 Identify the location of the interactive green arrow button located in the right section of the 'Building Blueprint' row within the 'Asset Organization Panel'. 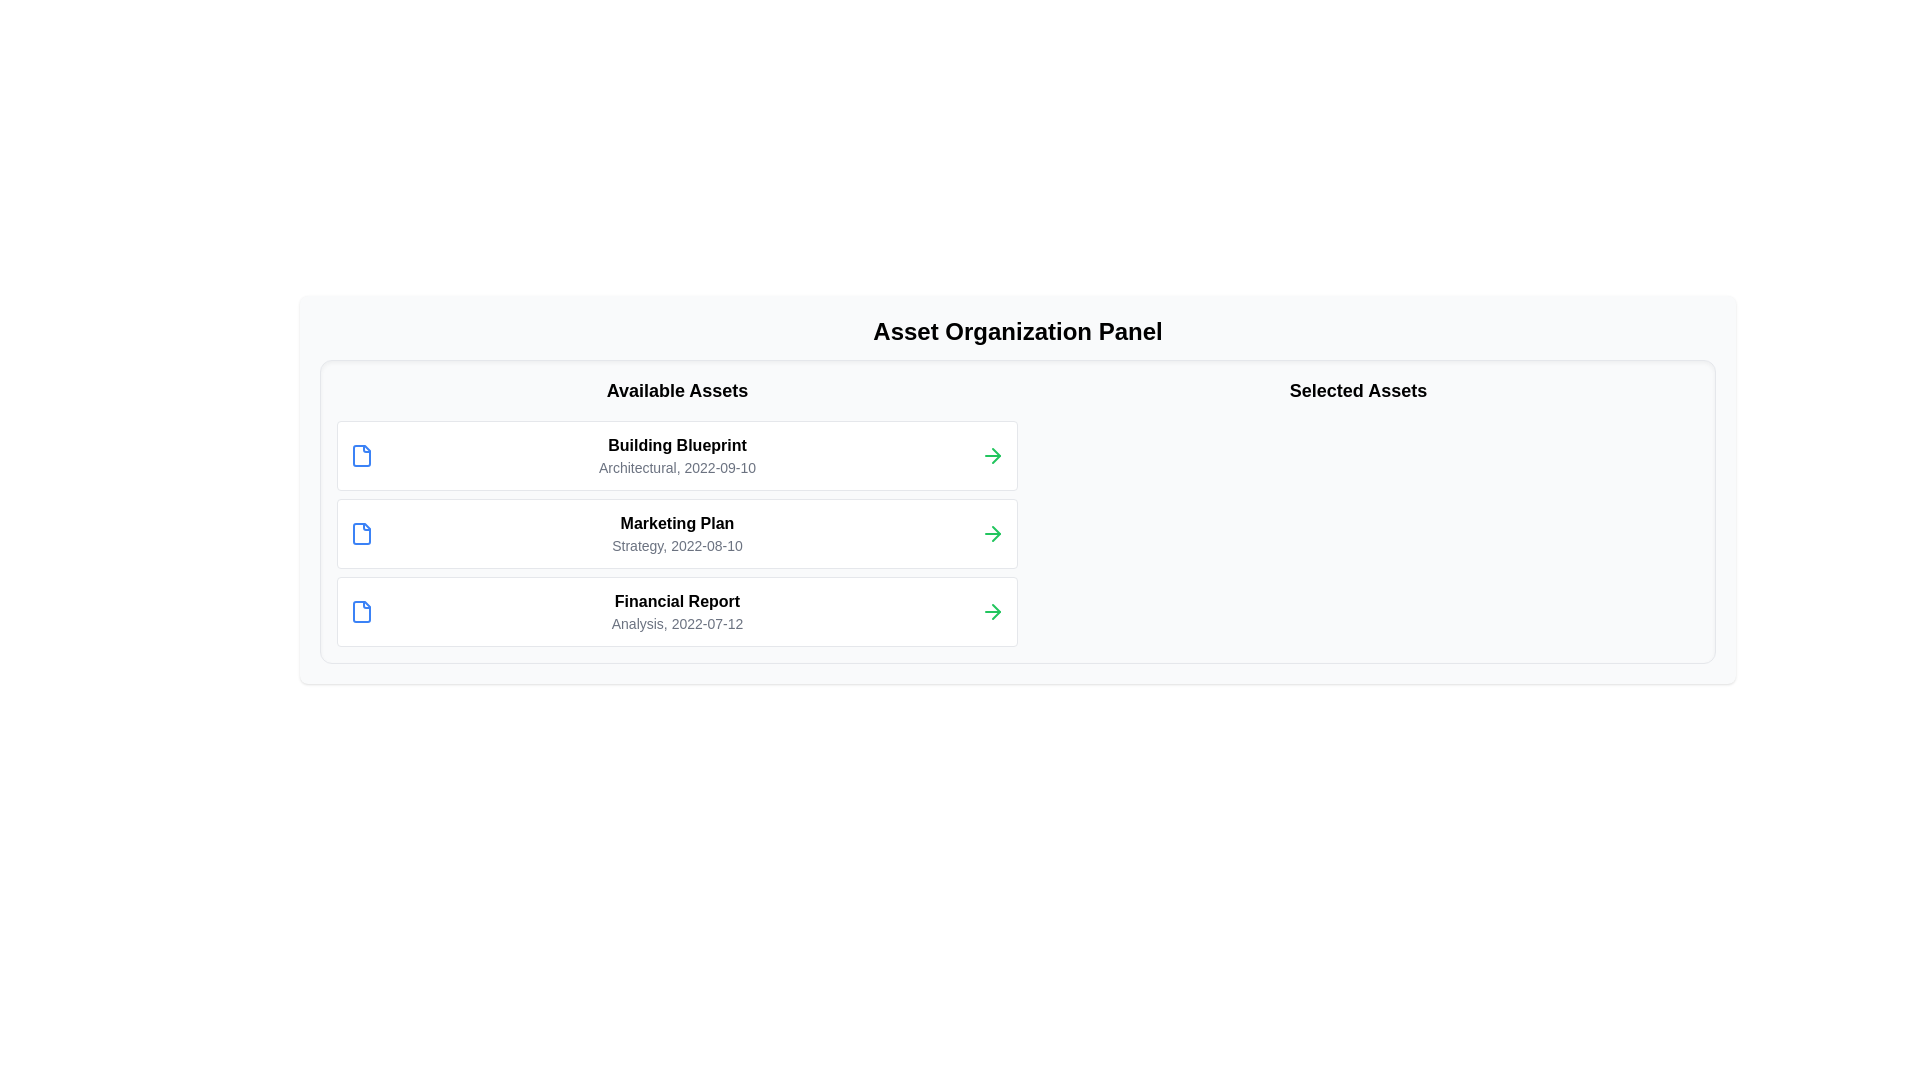
(993, 455).